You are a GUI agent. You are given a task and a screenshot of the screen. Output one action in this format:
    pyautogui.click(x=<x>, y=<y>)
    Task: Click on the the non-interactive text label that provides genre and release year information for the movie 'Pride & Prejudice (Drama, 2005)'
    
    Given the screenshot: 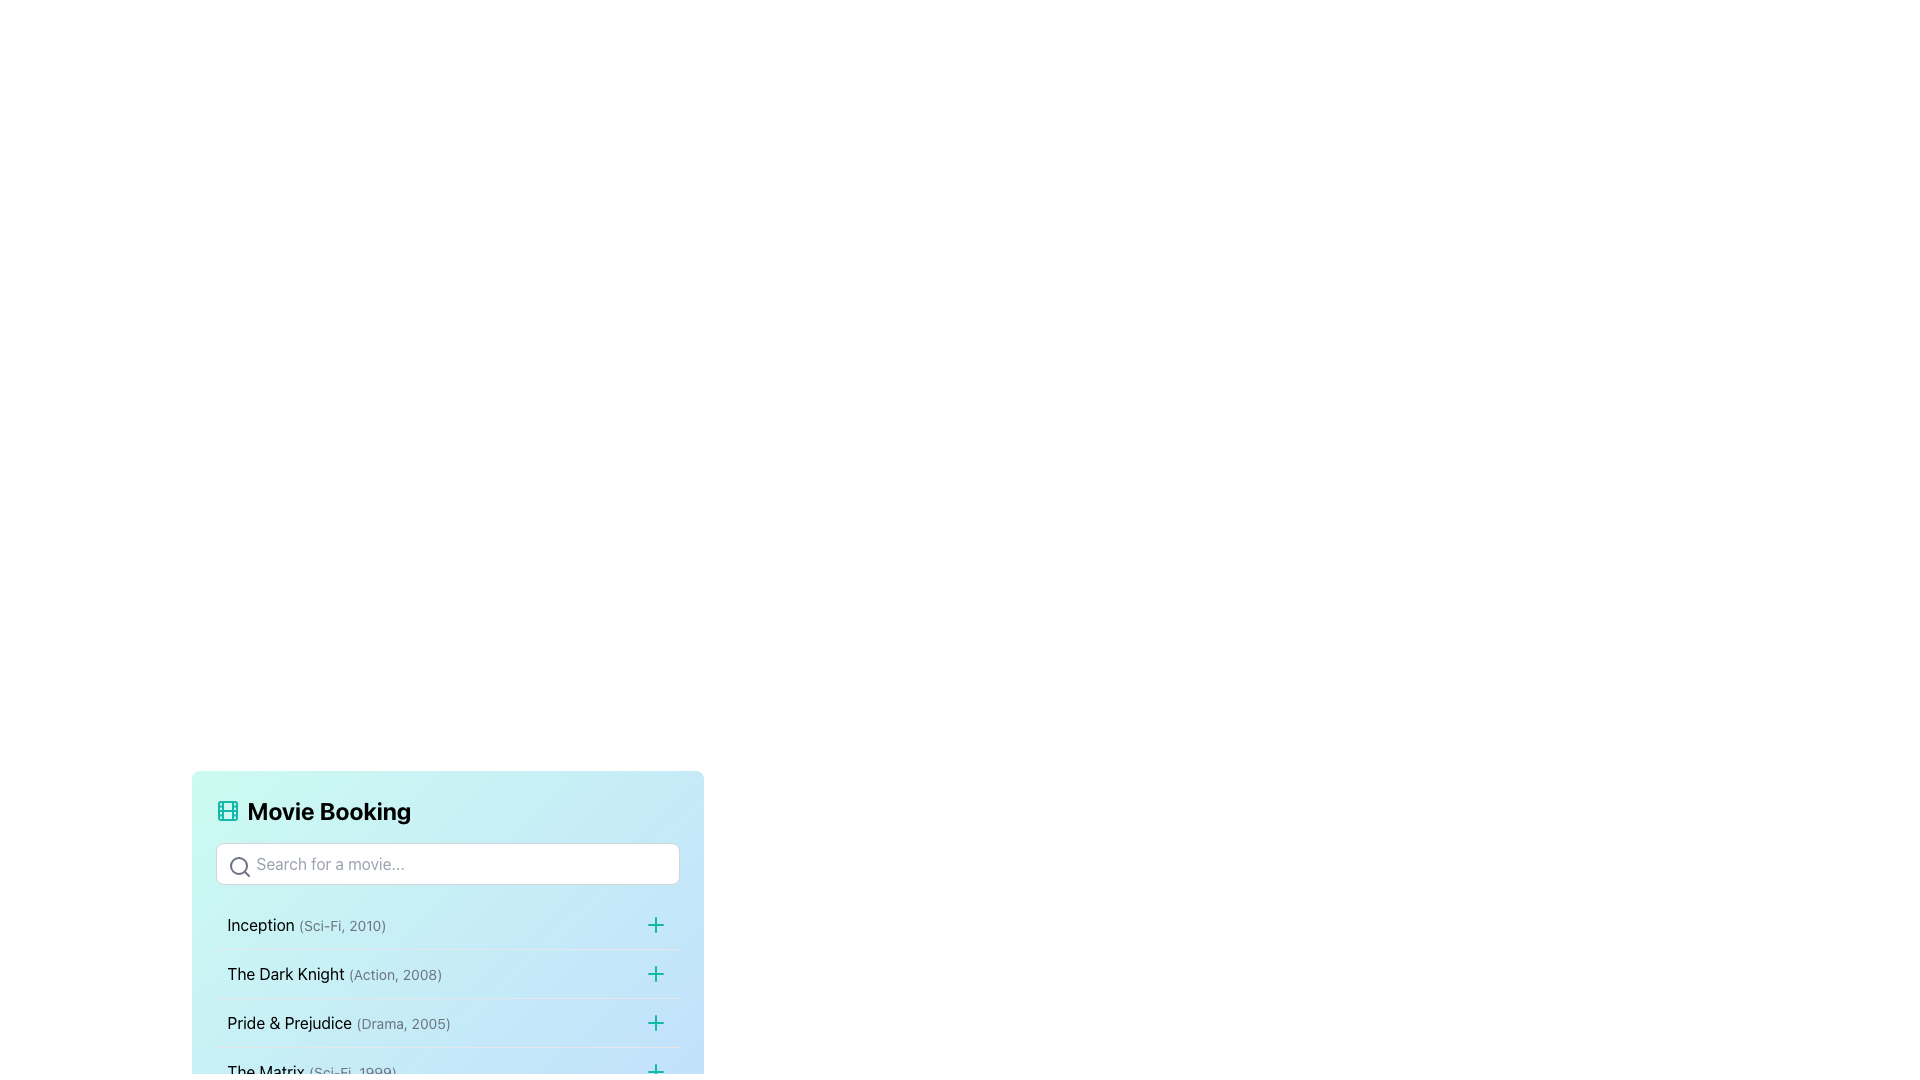 What is the action you would take?
    pyautogui.click(x=402, y=1023)
    